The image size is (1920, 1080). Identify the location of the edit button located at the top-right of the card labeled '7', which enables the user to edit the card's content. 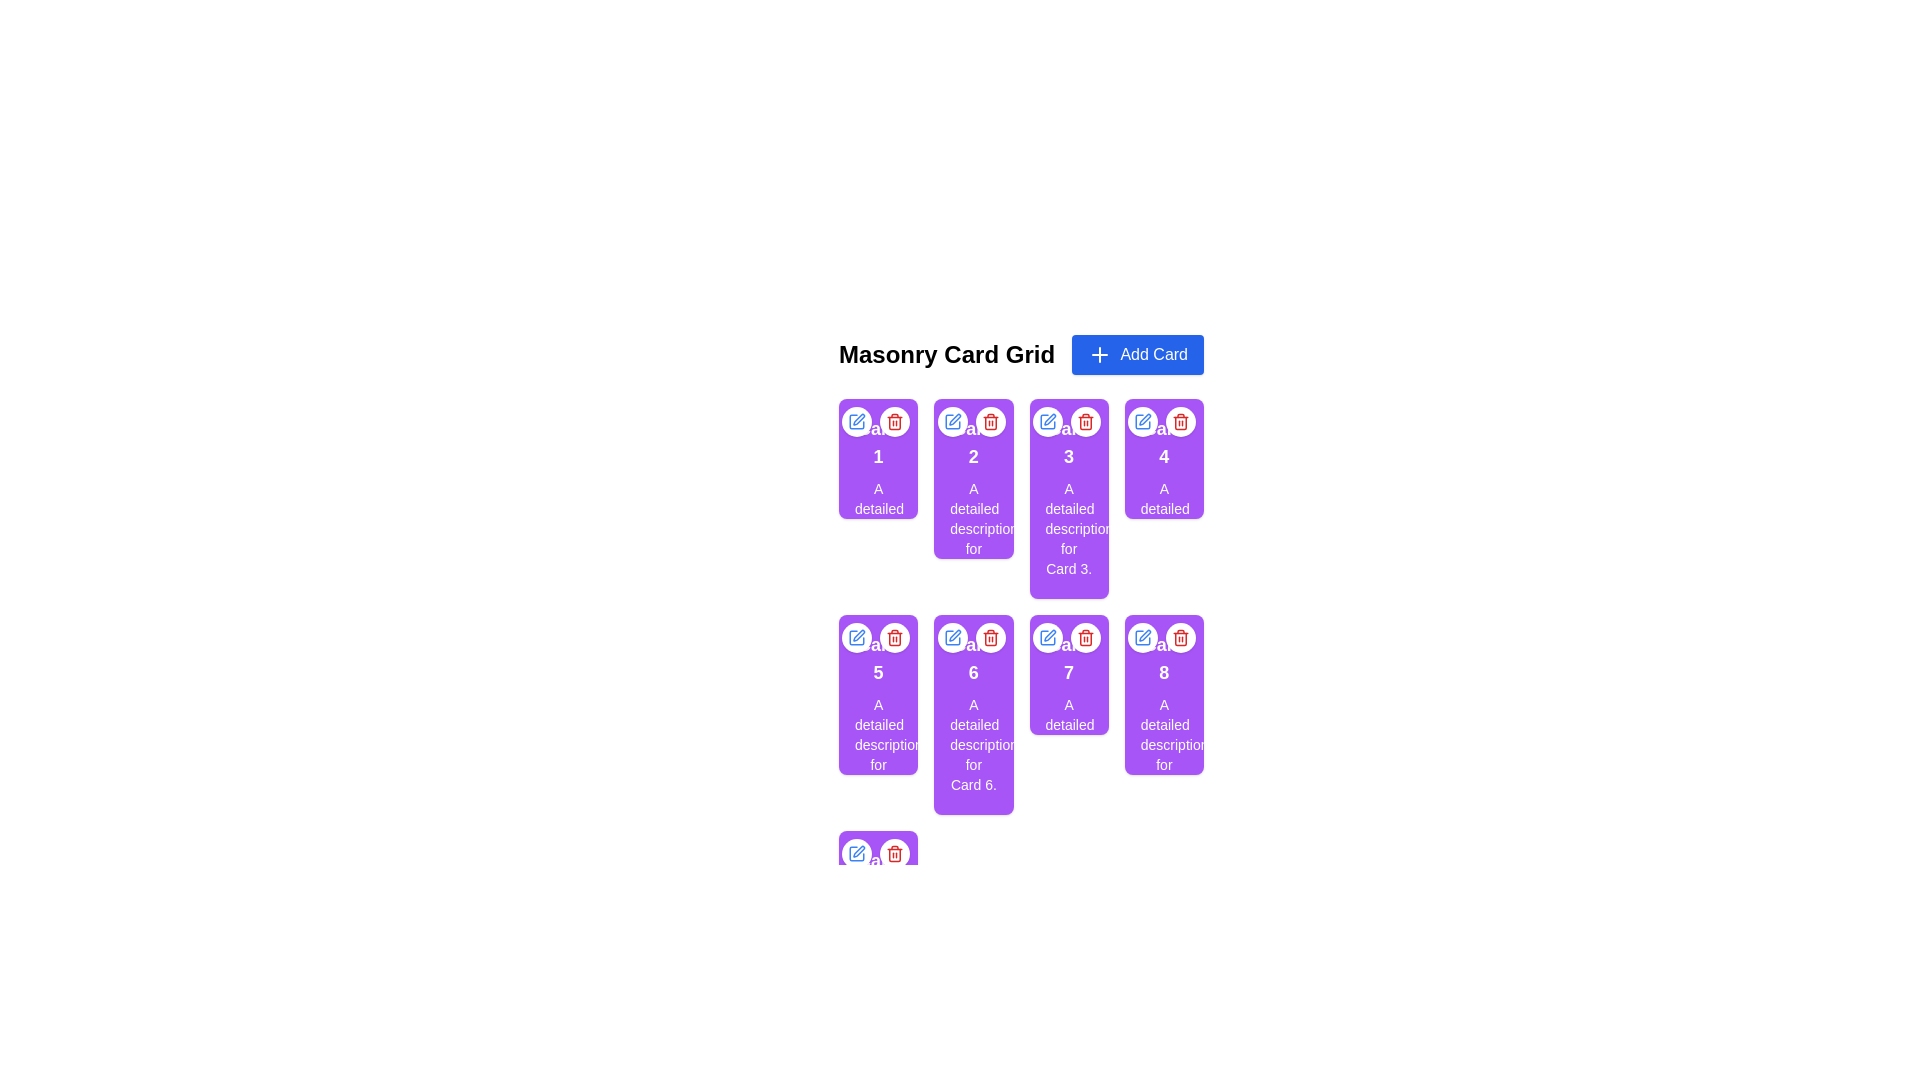
(1046, 637).